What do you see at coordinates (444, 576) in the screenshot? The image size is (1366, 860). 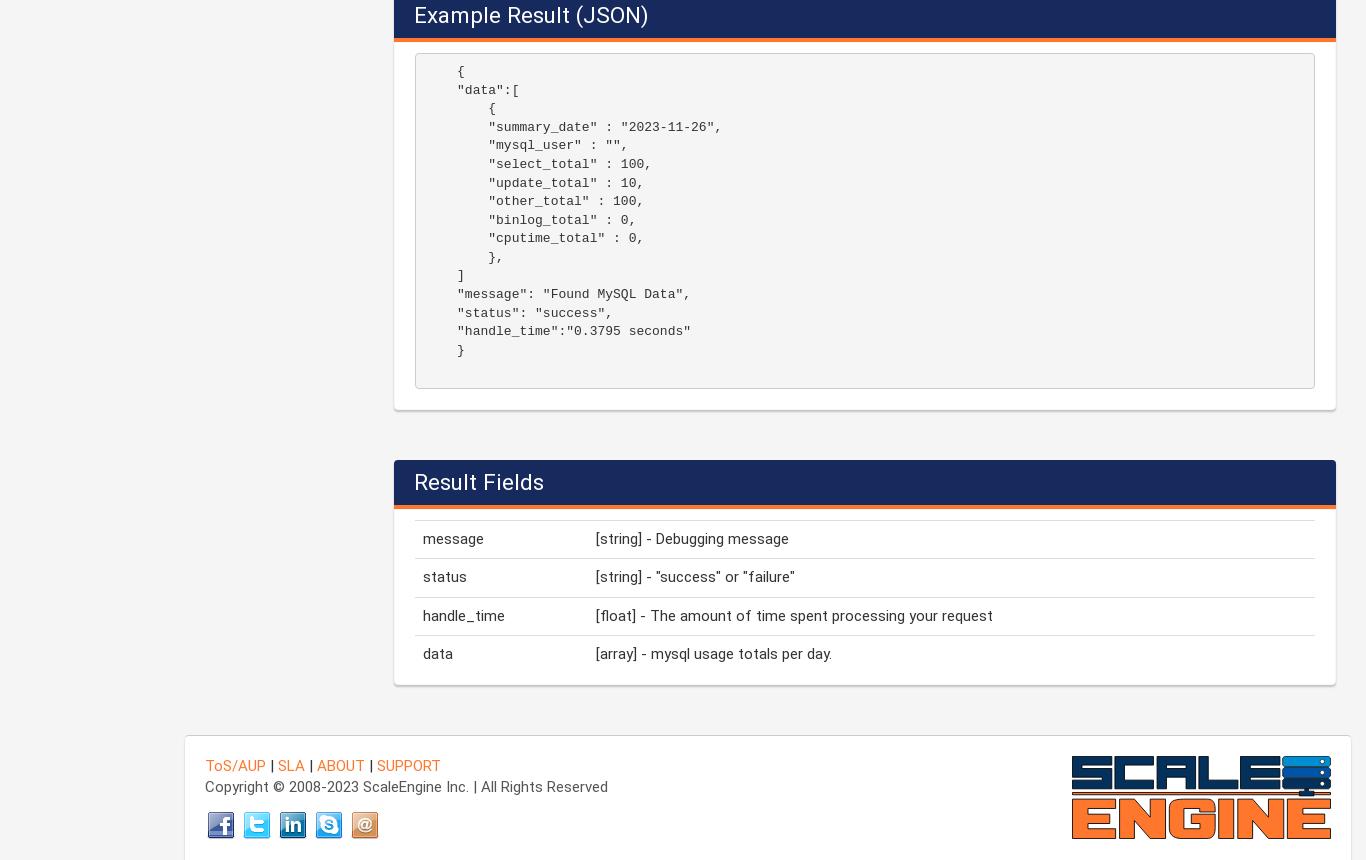 I see `'status'` at bounding box center [444, 576].